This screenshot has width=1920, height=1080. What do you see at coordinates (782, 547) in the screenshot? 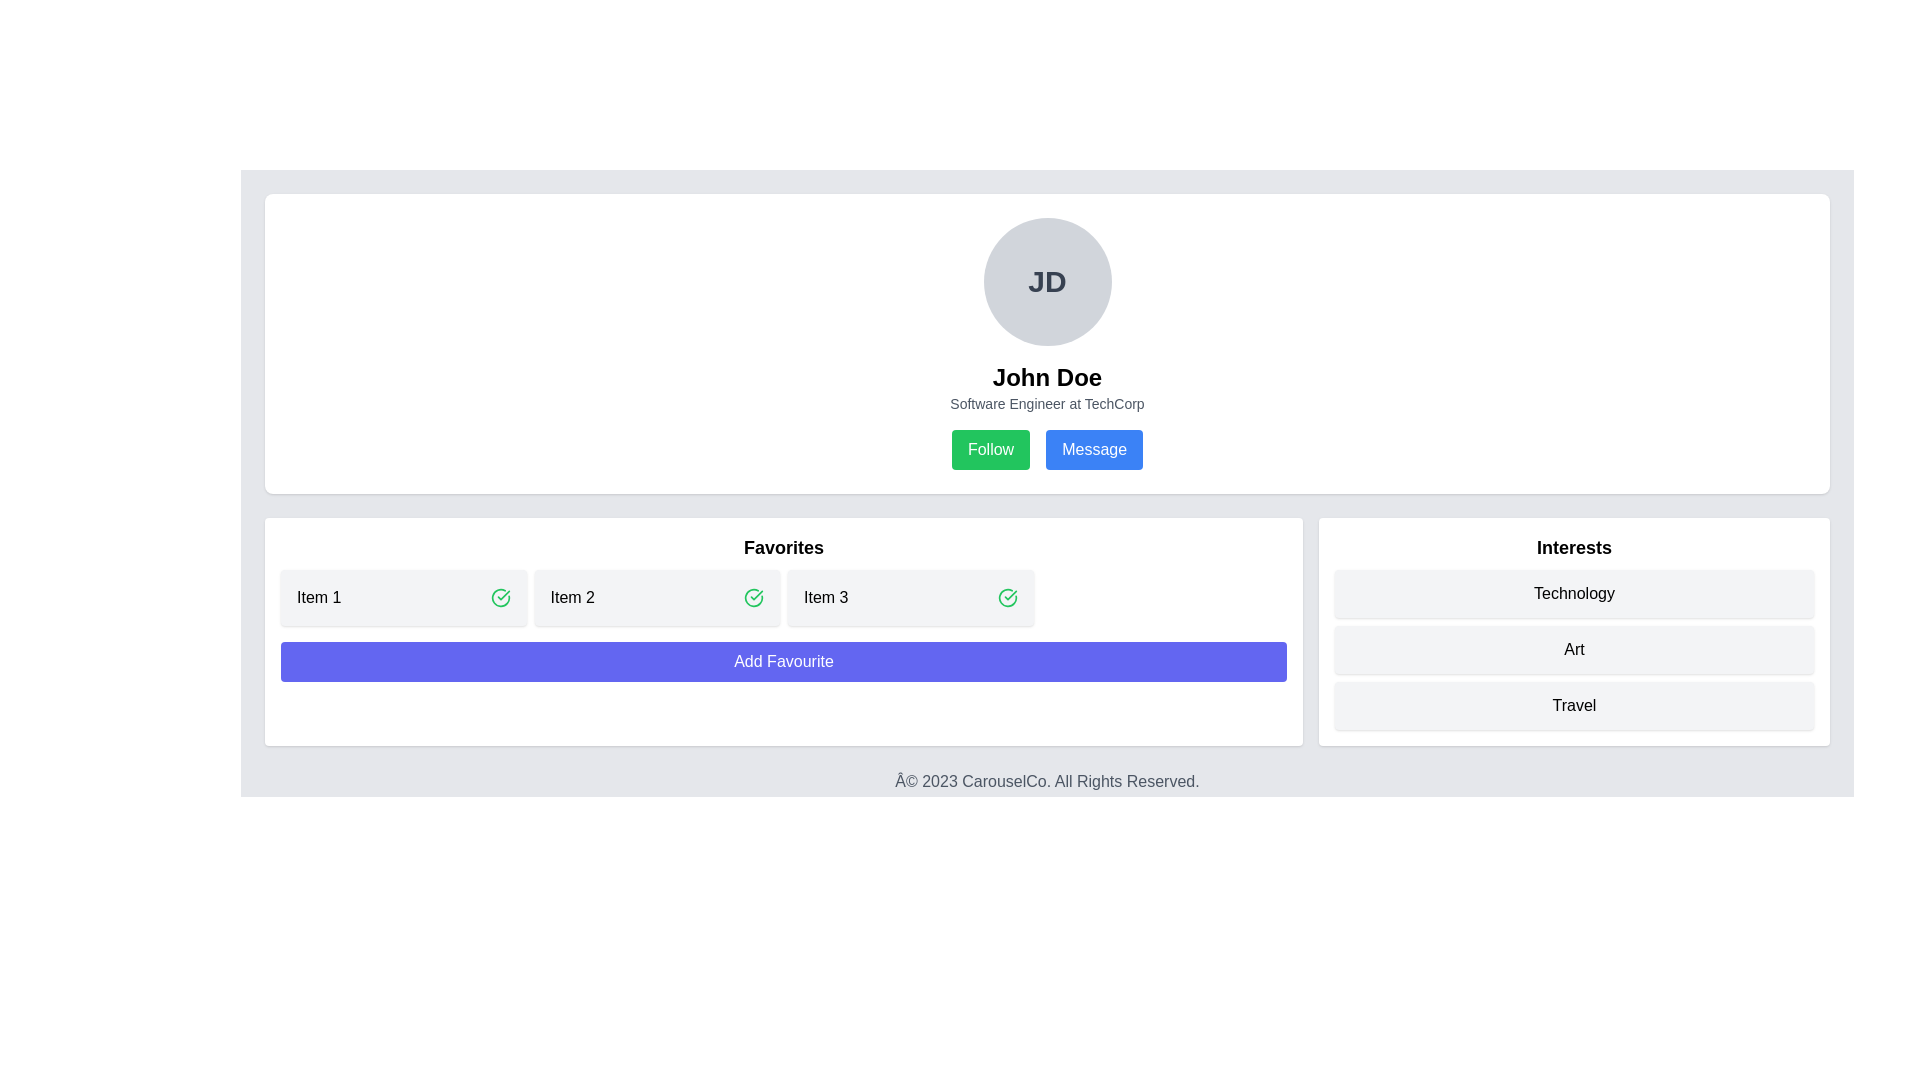
I see `the 'Favorites' section header text label, which serves as a visual cue for the content and functionality of the section below` at bounding box center [782, 547].